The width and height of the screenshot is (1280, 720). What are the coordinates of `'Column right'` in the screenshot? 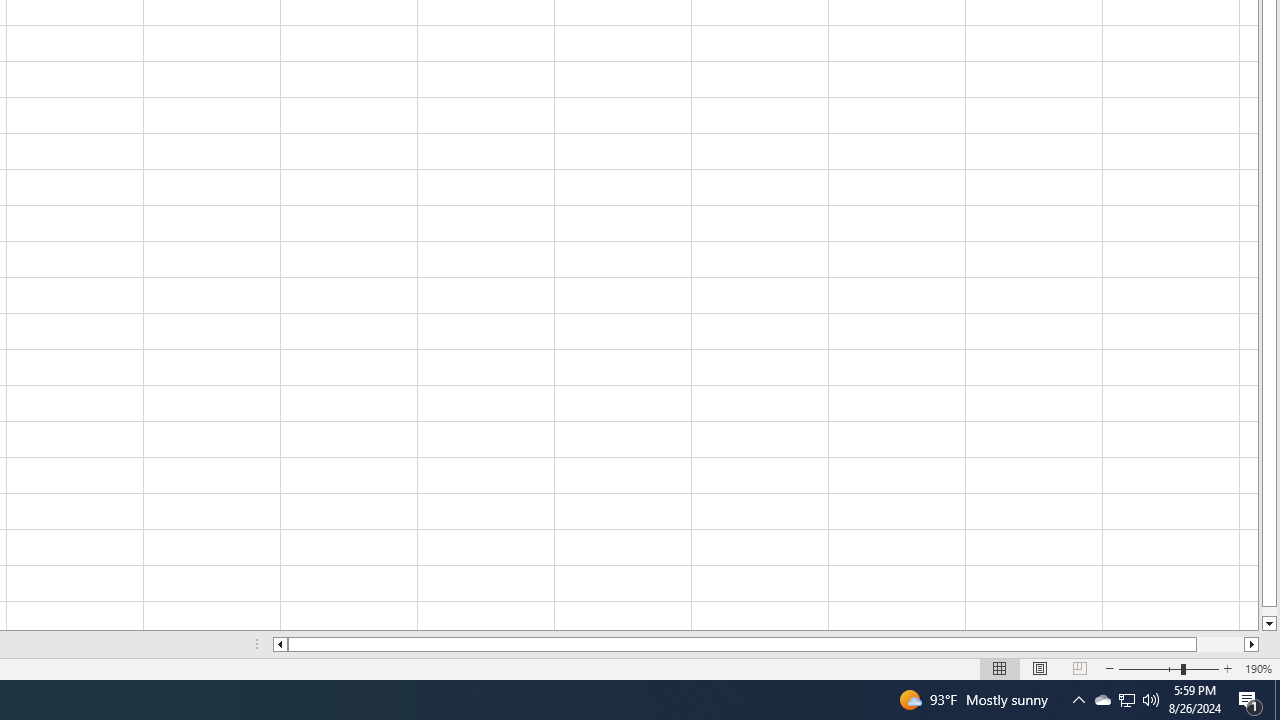 It's located at (1251, 644).